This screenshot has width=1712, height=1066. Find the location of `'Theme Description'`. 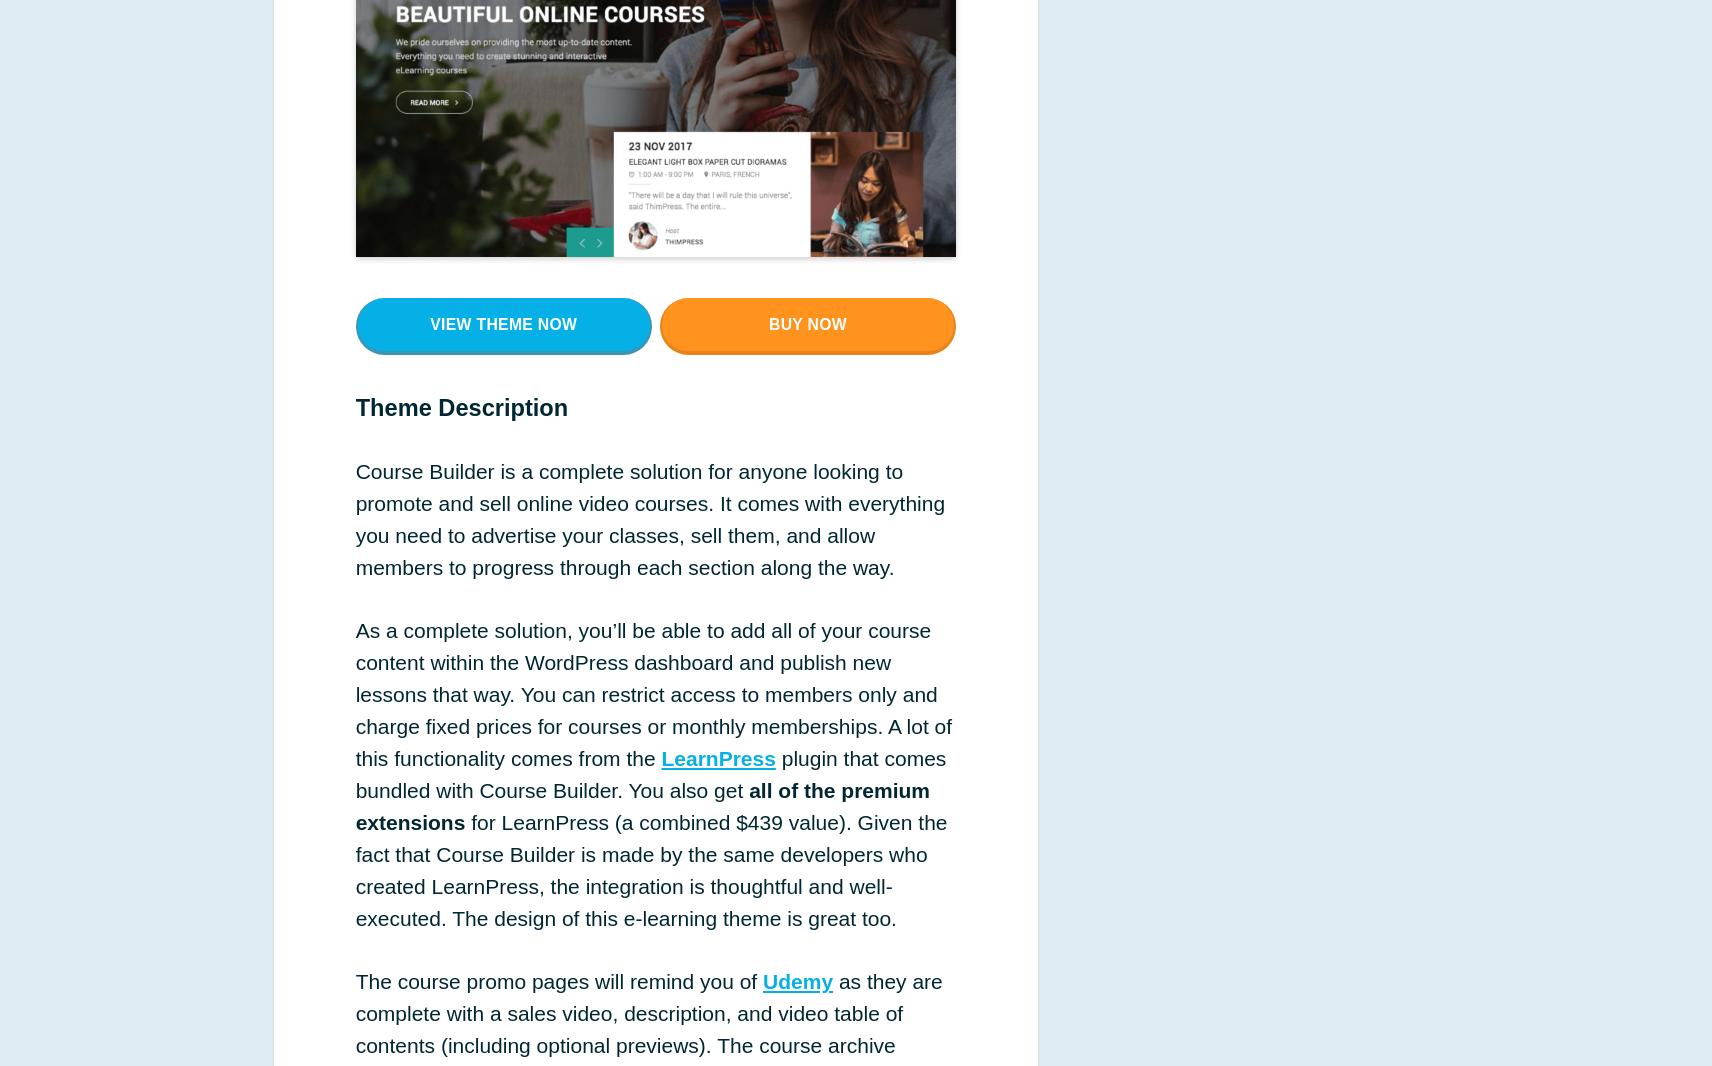

'Theme Description' is located at coordinates (460, 406).